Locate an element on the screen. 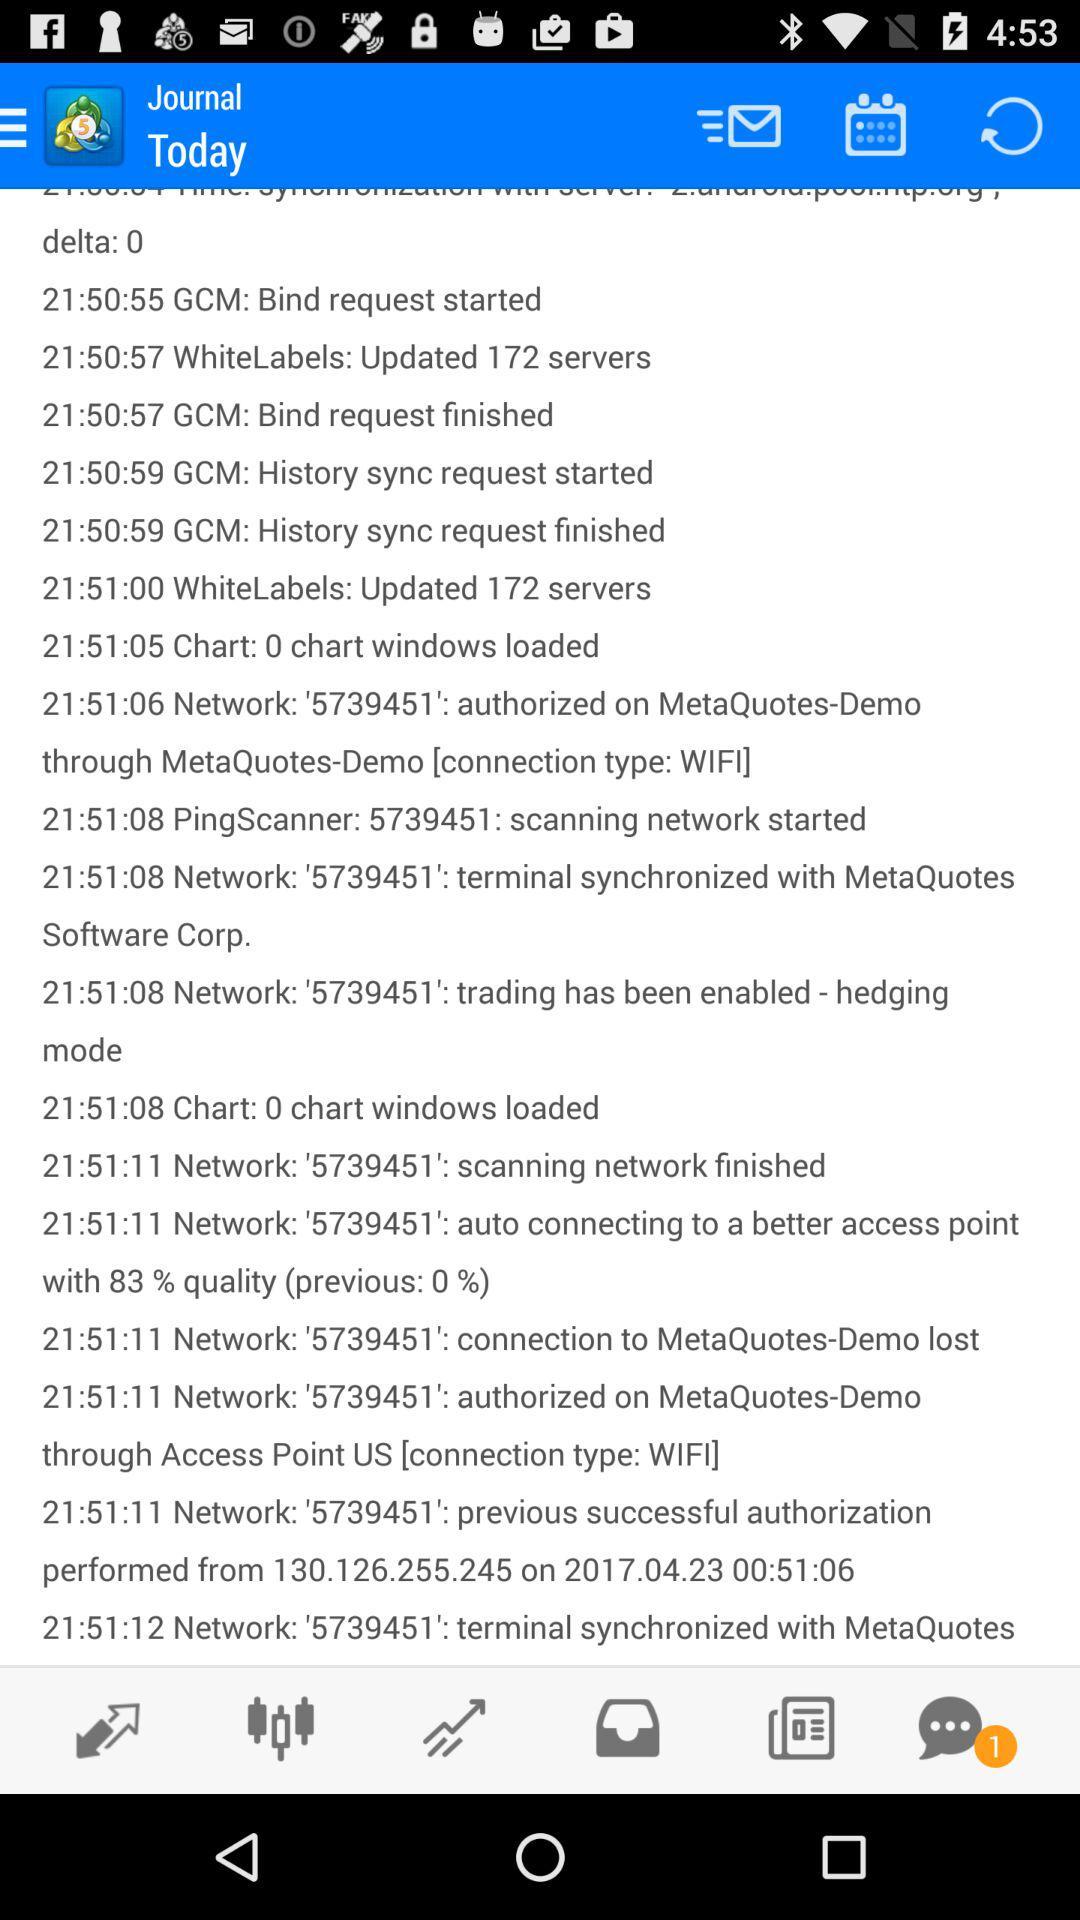 This screenshot has height=1920, width=1080. the edit icon is located at coordinates (454, 1848).